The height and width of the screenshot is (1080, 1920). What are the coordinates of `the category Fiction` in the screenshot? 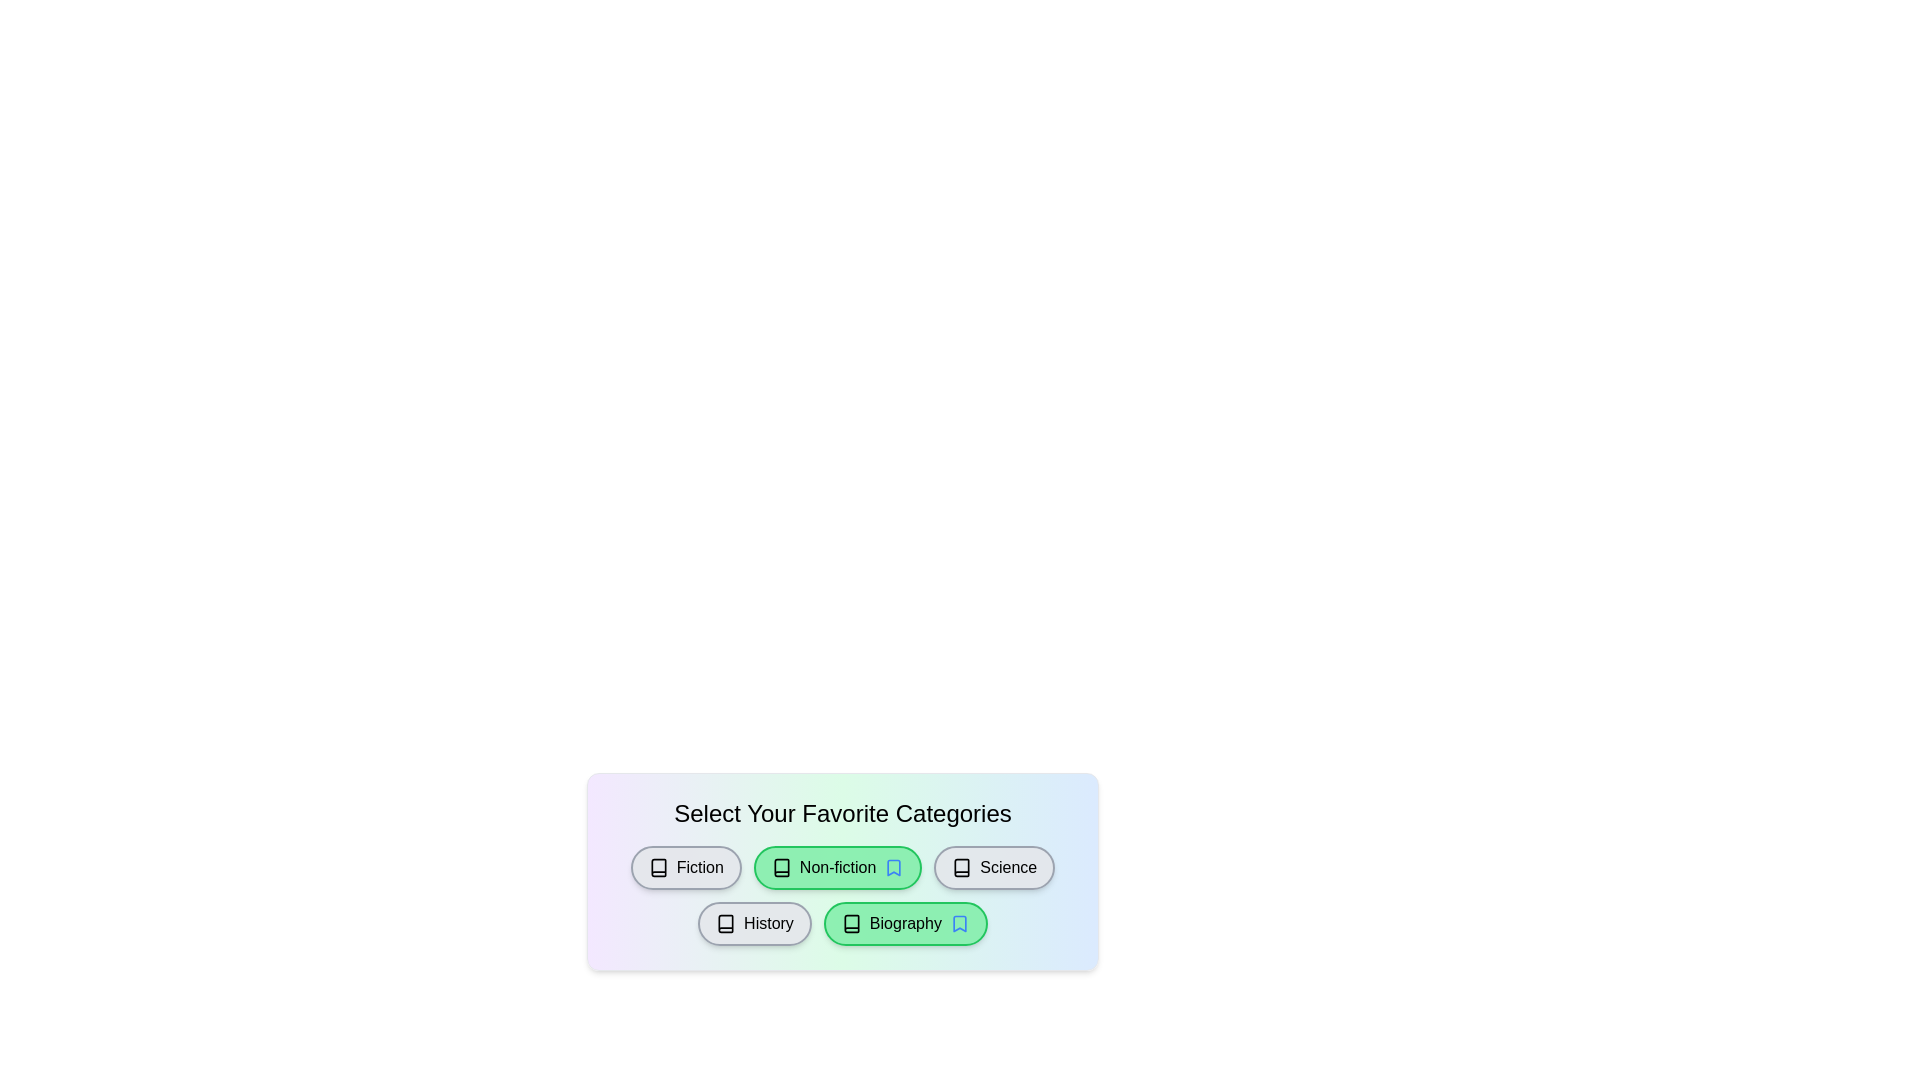 It's located at (686, 866).